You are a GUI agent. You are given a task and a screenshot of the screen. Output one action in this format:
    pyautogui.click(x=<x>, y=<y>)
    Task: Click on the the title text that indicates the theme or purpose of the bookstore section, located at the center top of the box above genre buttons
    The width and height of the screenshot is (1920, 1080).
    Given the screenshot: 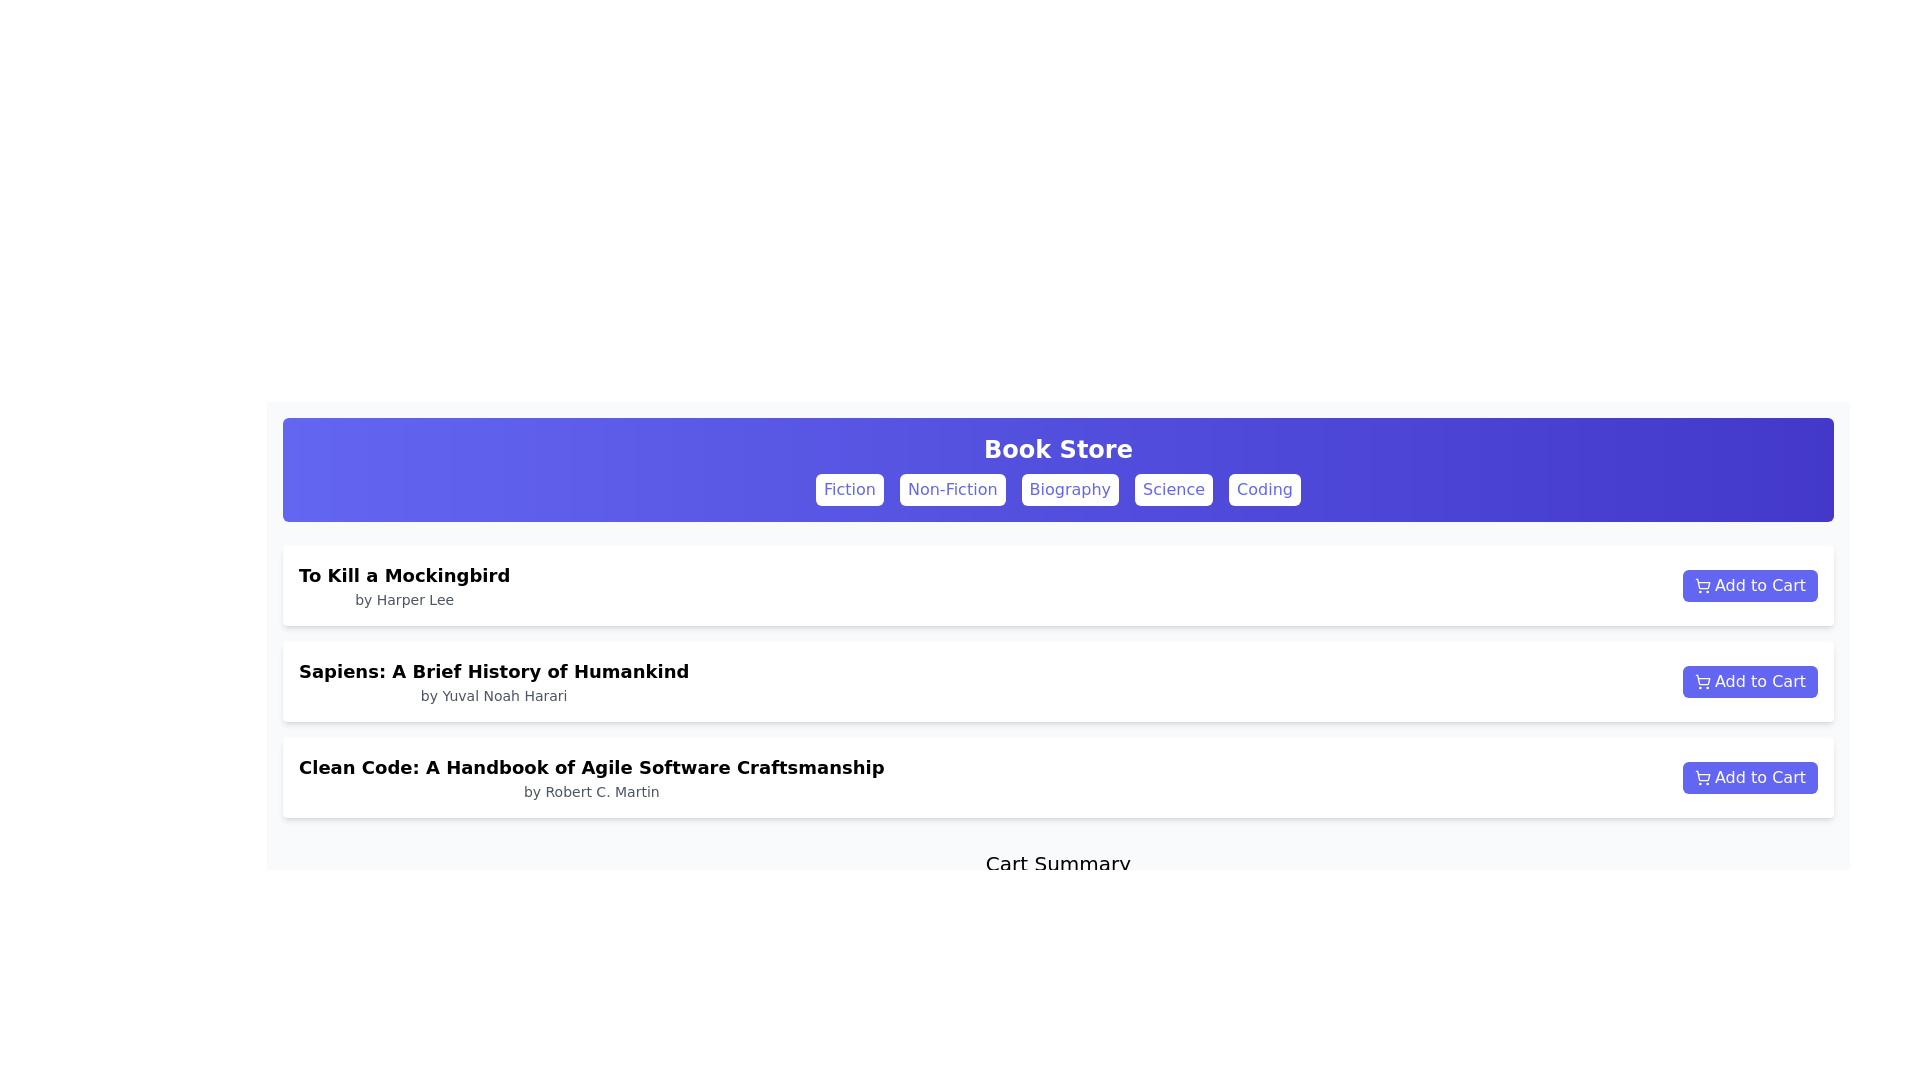 What is the action you would take?
    pyautogui.click(x=1057, y=450)
    